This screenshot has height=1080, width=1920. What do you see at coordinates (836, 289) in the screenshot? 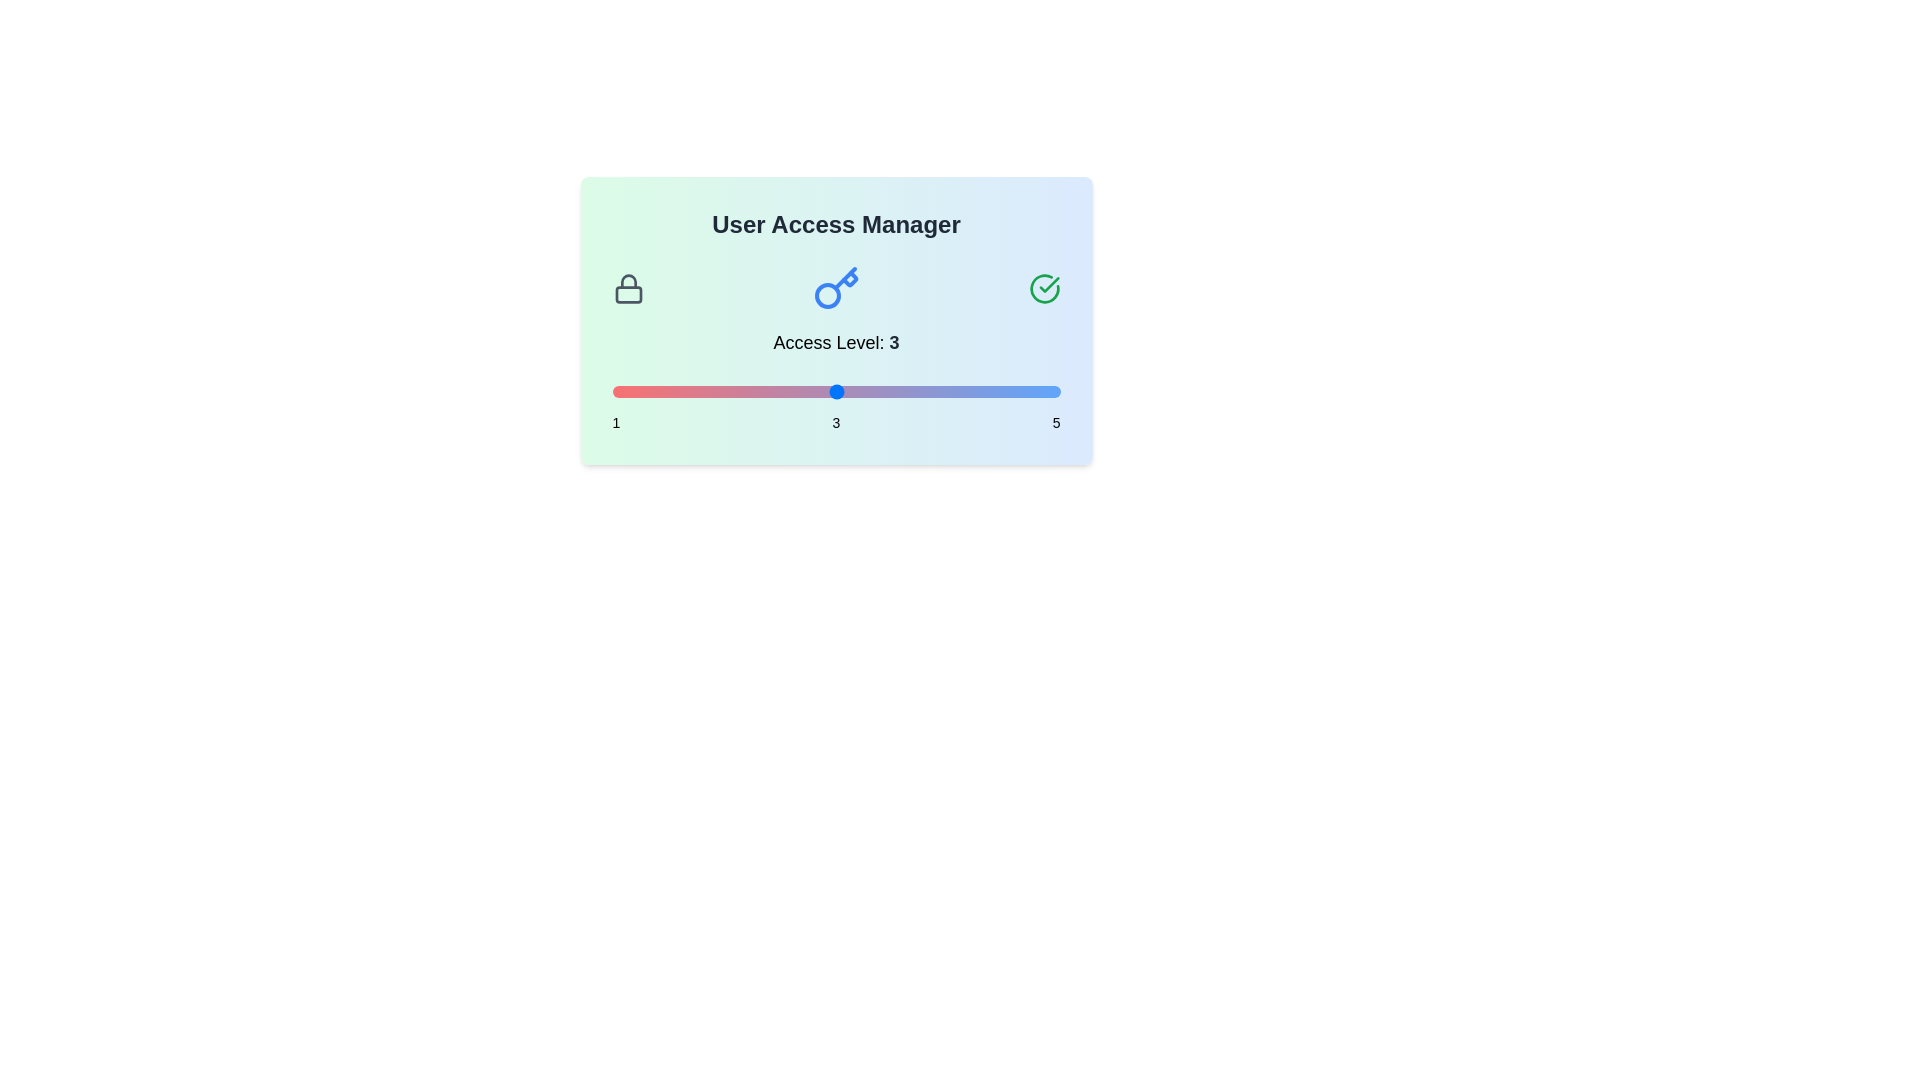
I see `the key icon in the User Access Manager component` at bounding box center [836, 289].